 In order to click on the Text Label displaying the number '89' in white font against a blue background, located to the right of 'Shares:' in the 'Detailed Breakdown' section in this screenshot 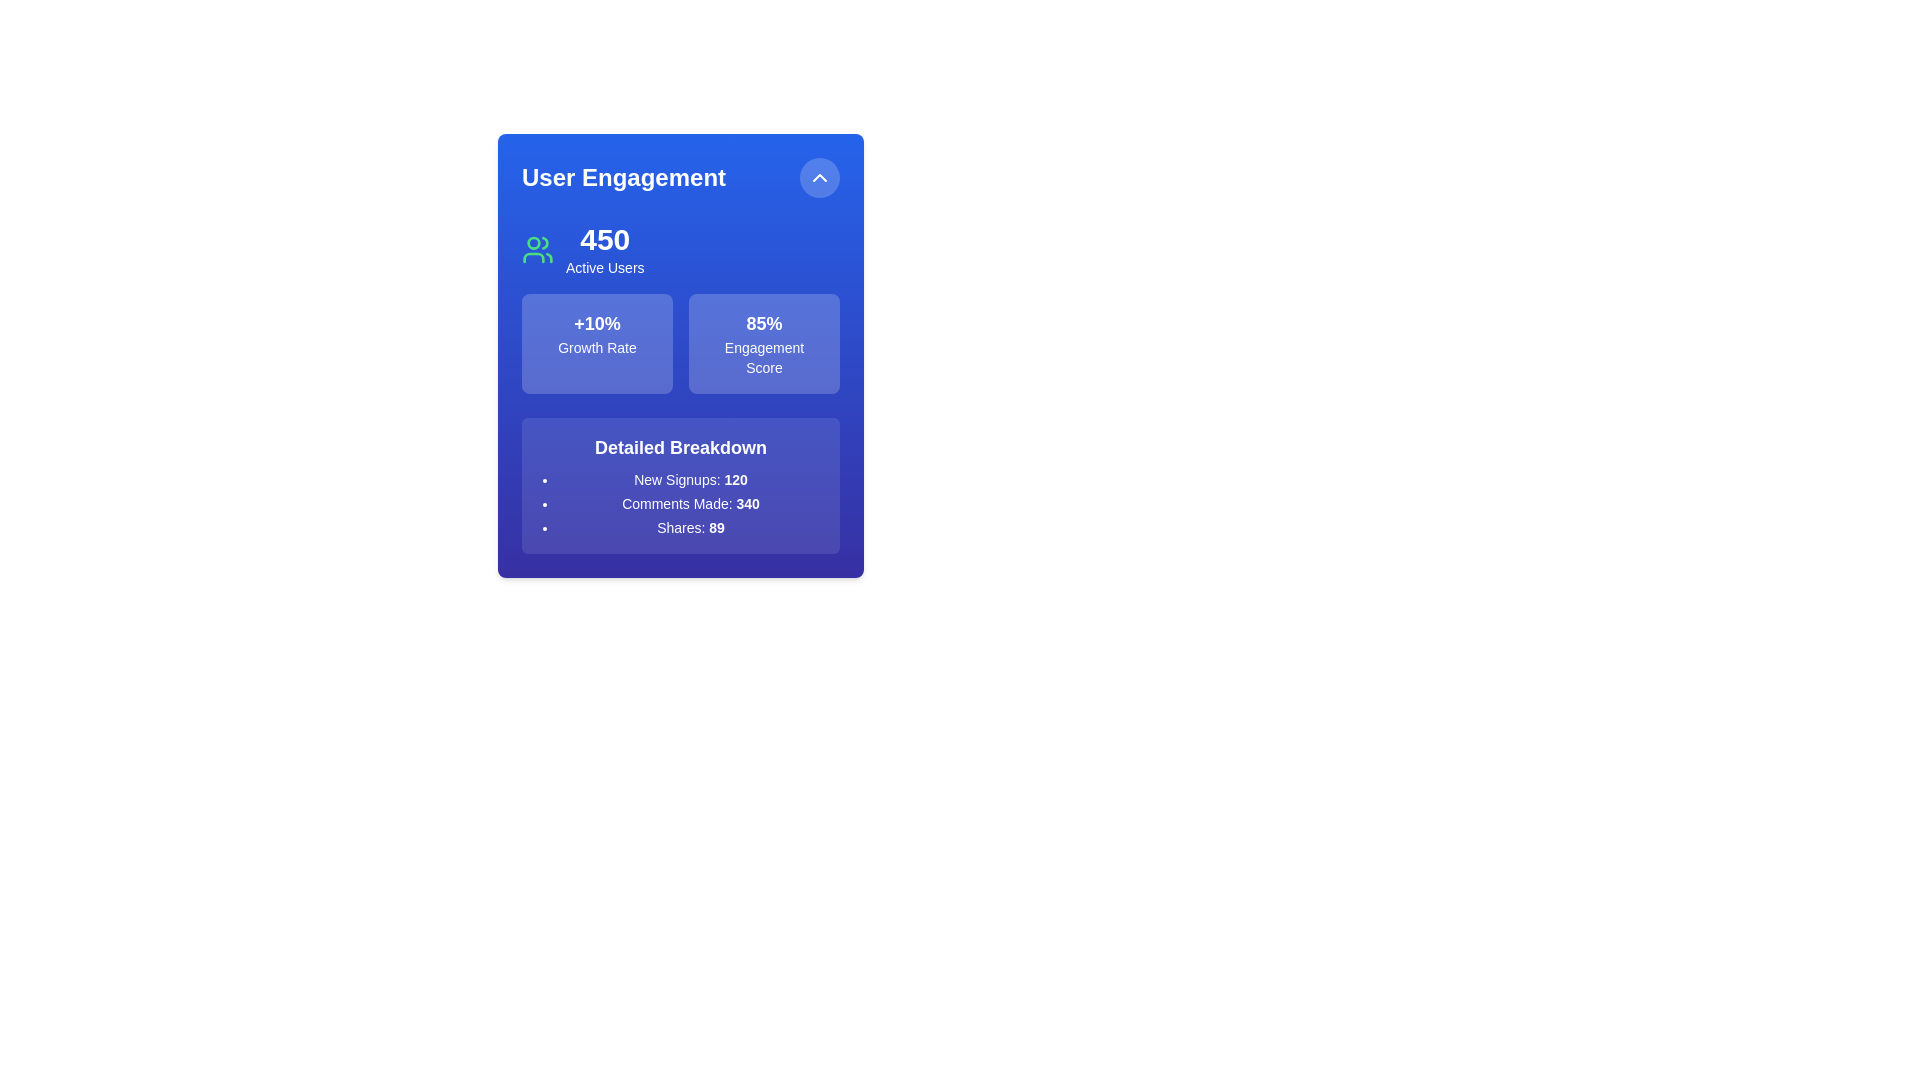, I will do `click(717, 527)`.